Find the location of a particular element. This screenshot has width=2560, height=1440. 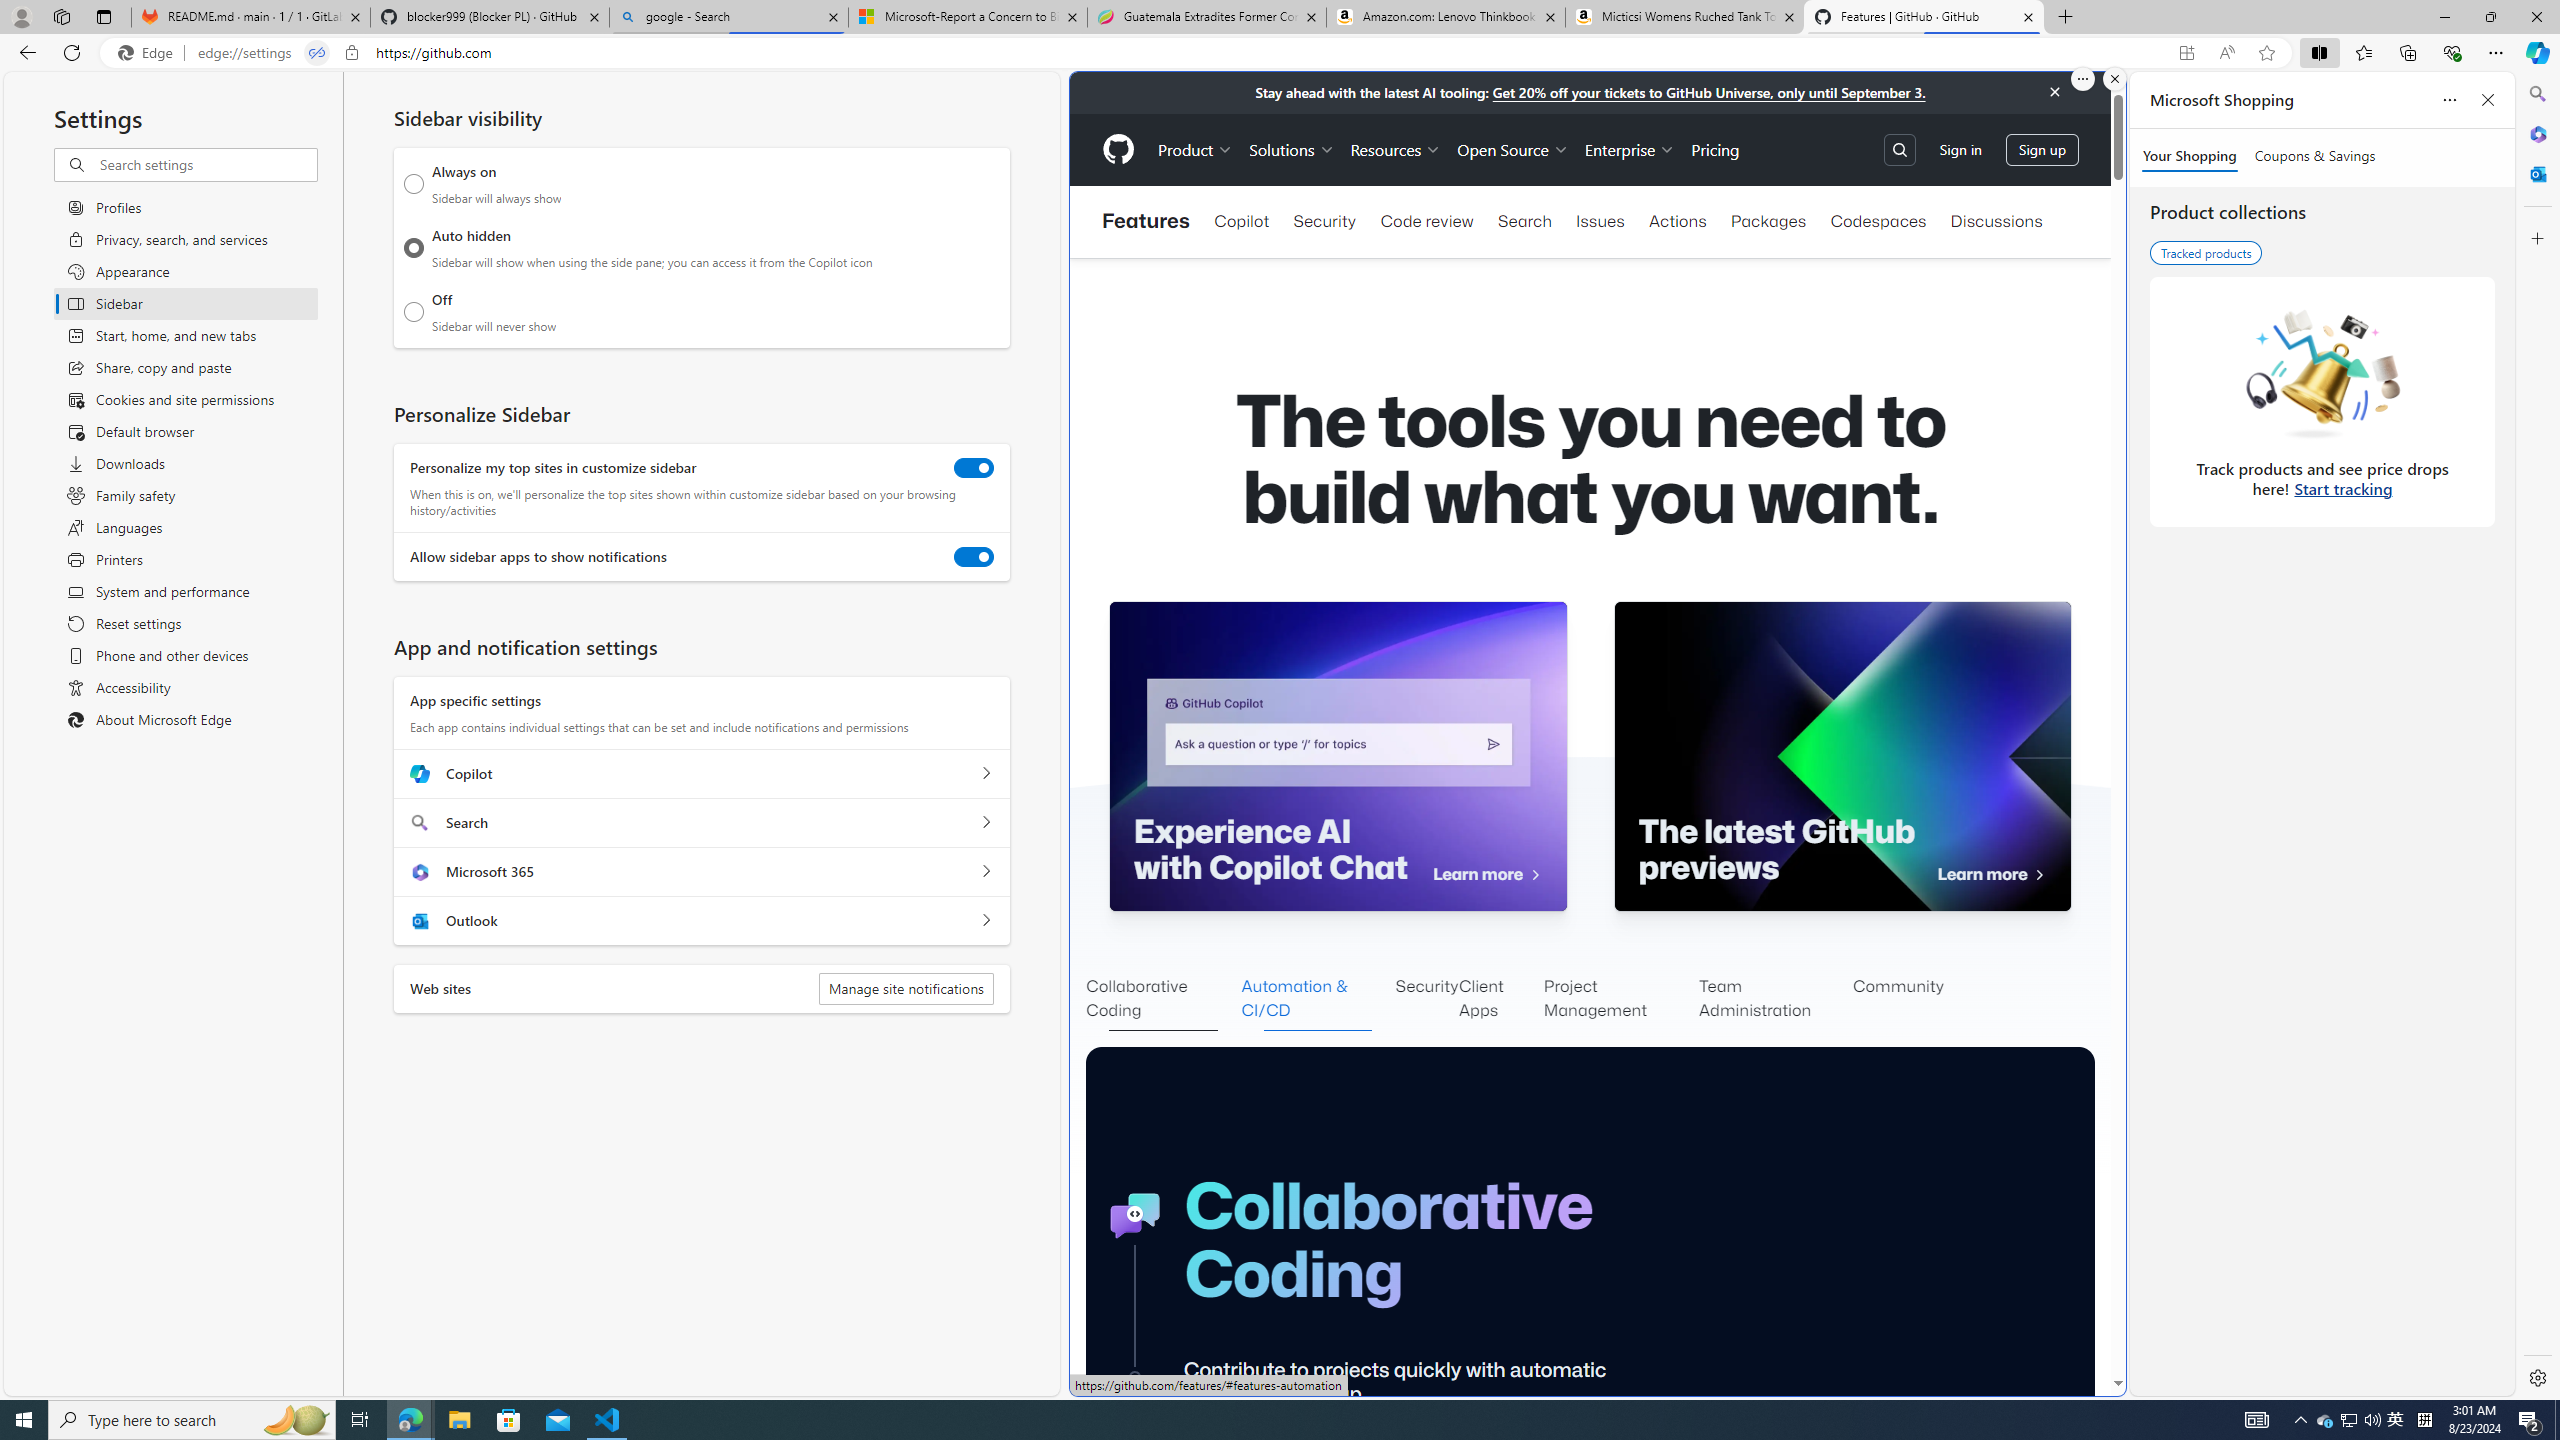

'Resources' is located at coordinates (1394, 149).